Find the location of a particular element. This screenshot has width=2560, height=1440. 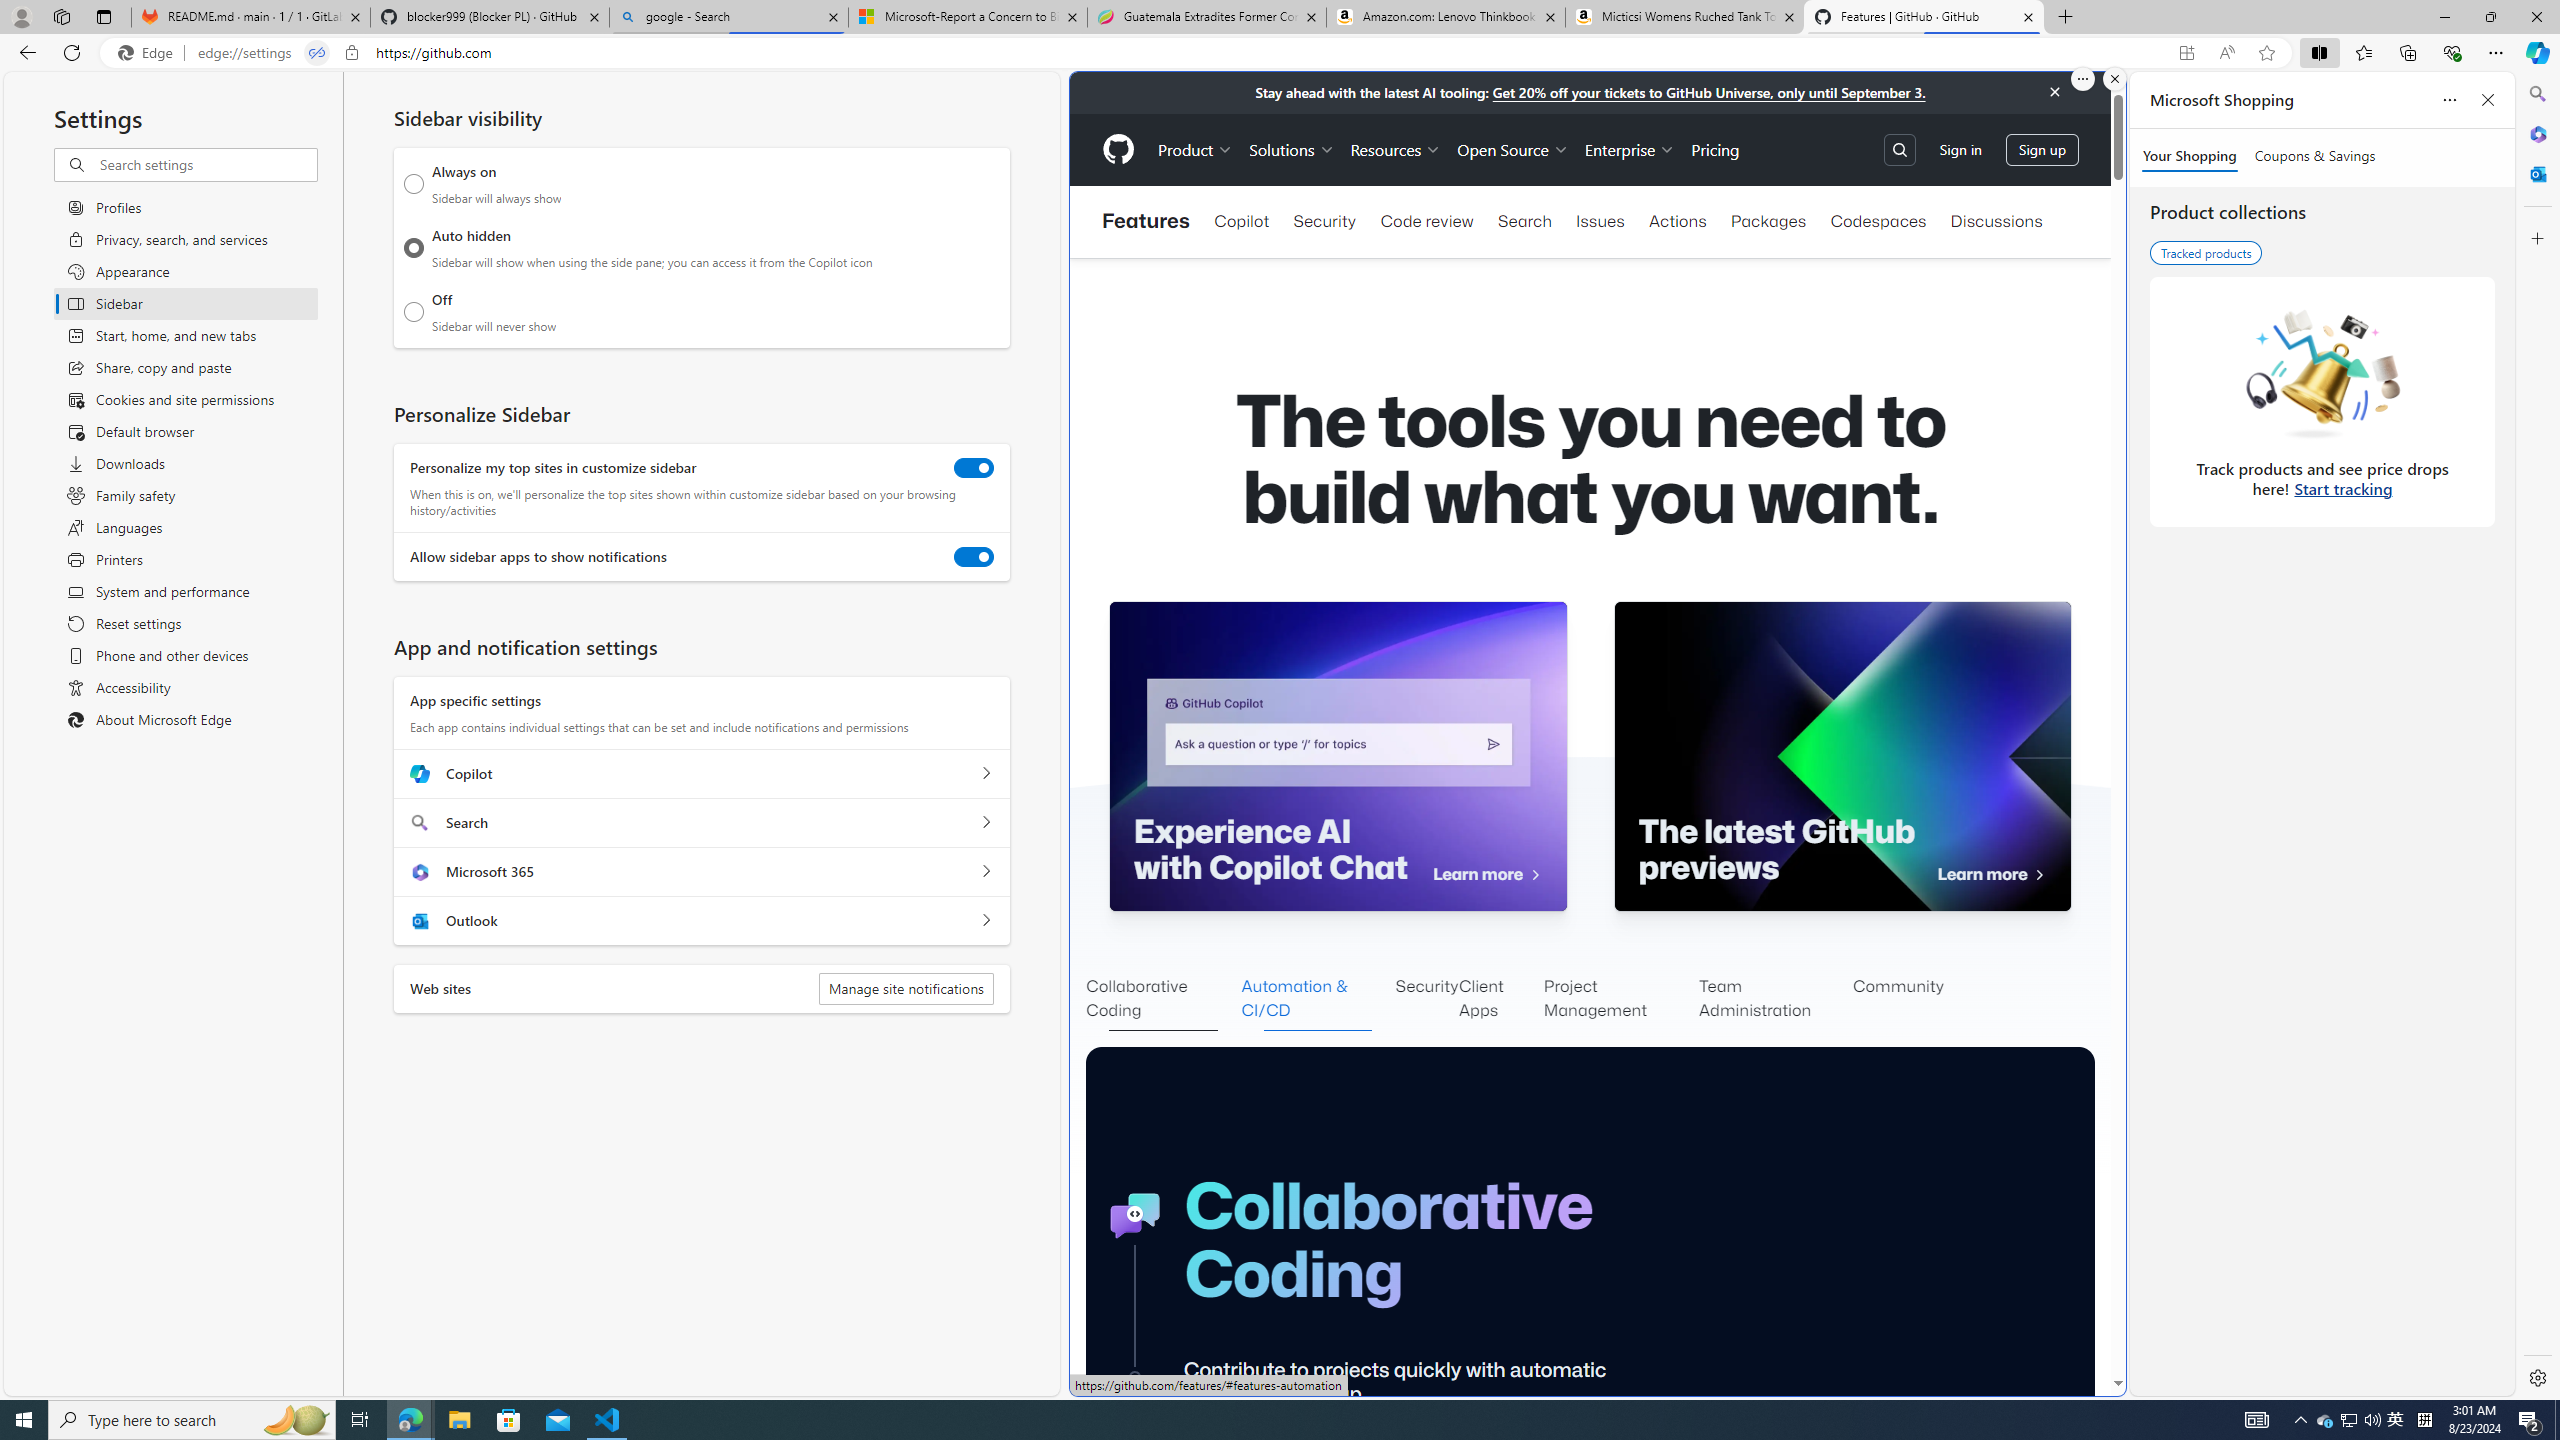

'Resources' is located at coordinates (1394, 149).